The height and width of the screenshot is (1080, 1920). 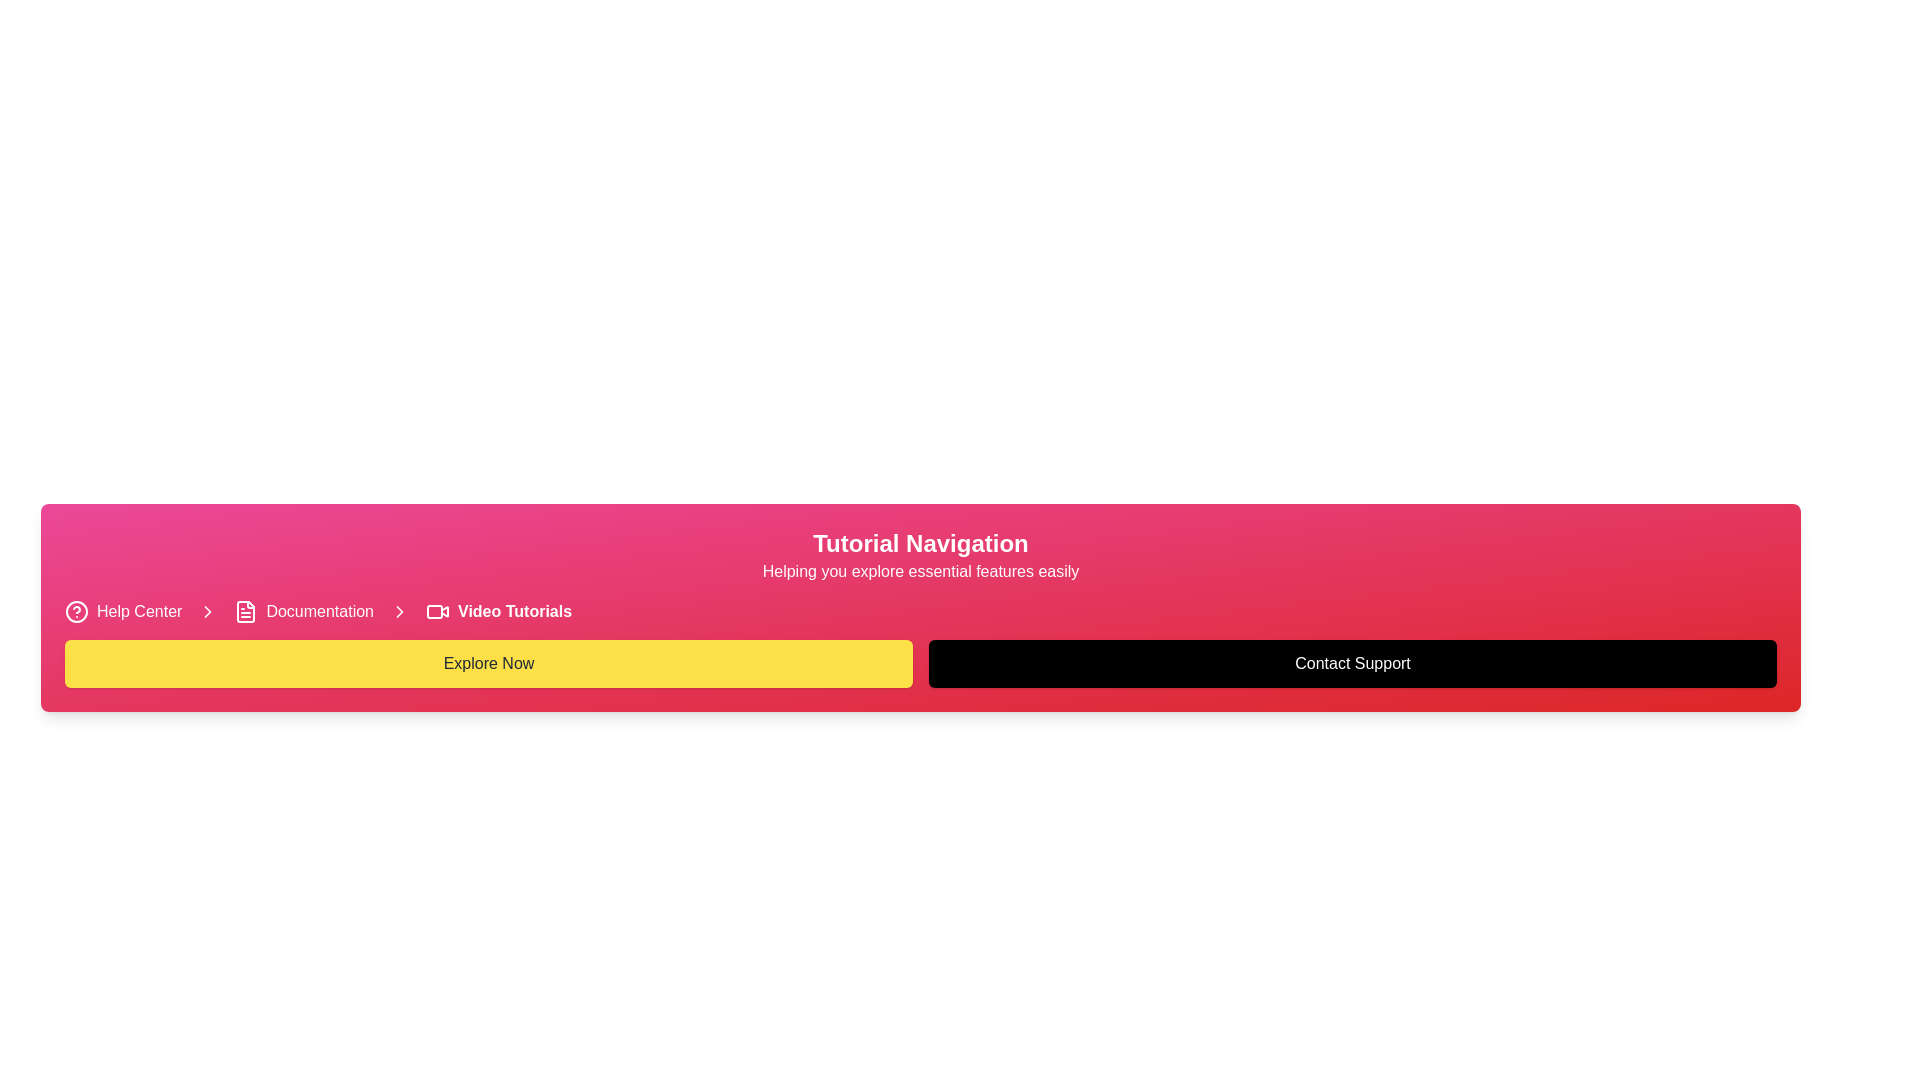 I want to click on the 'Video Tutorials' text label in the breadcrumb navigation bar, which is located to the right of the video icon and follows other breadcrumbs like 'Documentation' and 'Help Center', so click(x=515, y=611).